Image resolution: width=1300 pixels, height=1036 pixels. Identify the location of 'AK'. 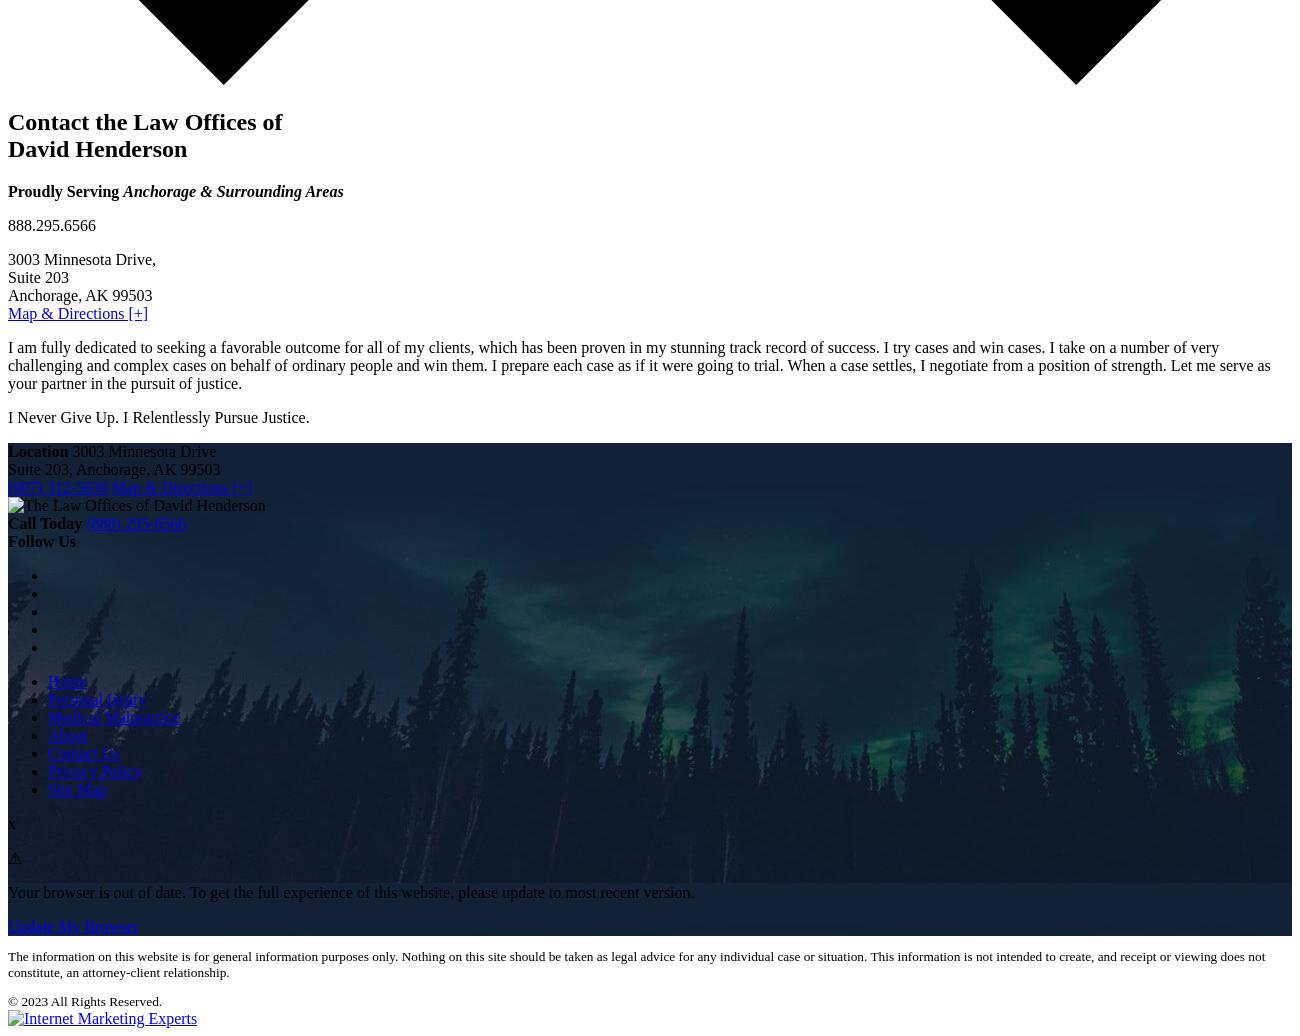
(152, 468).